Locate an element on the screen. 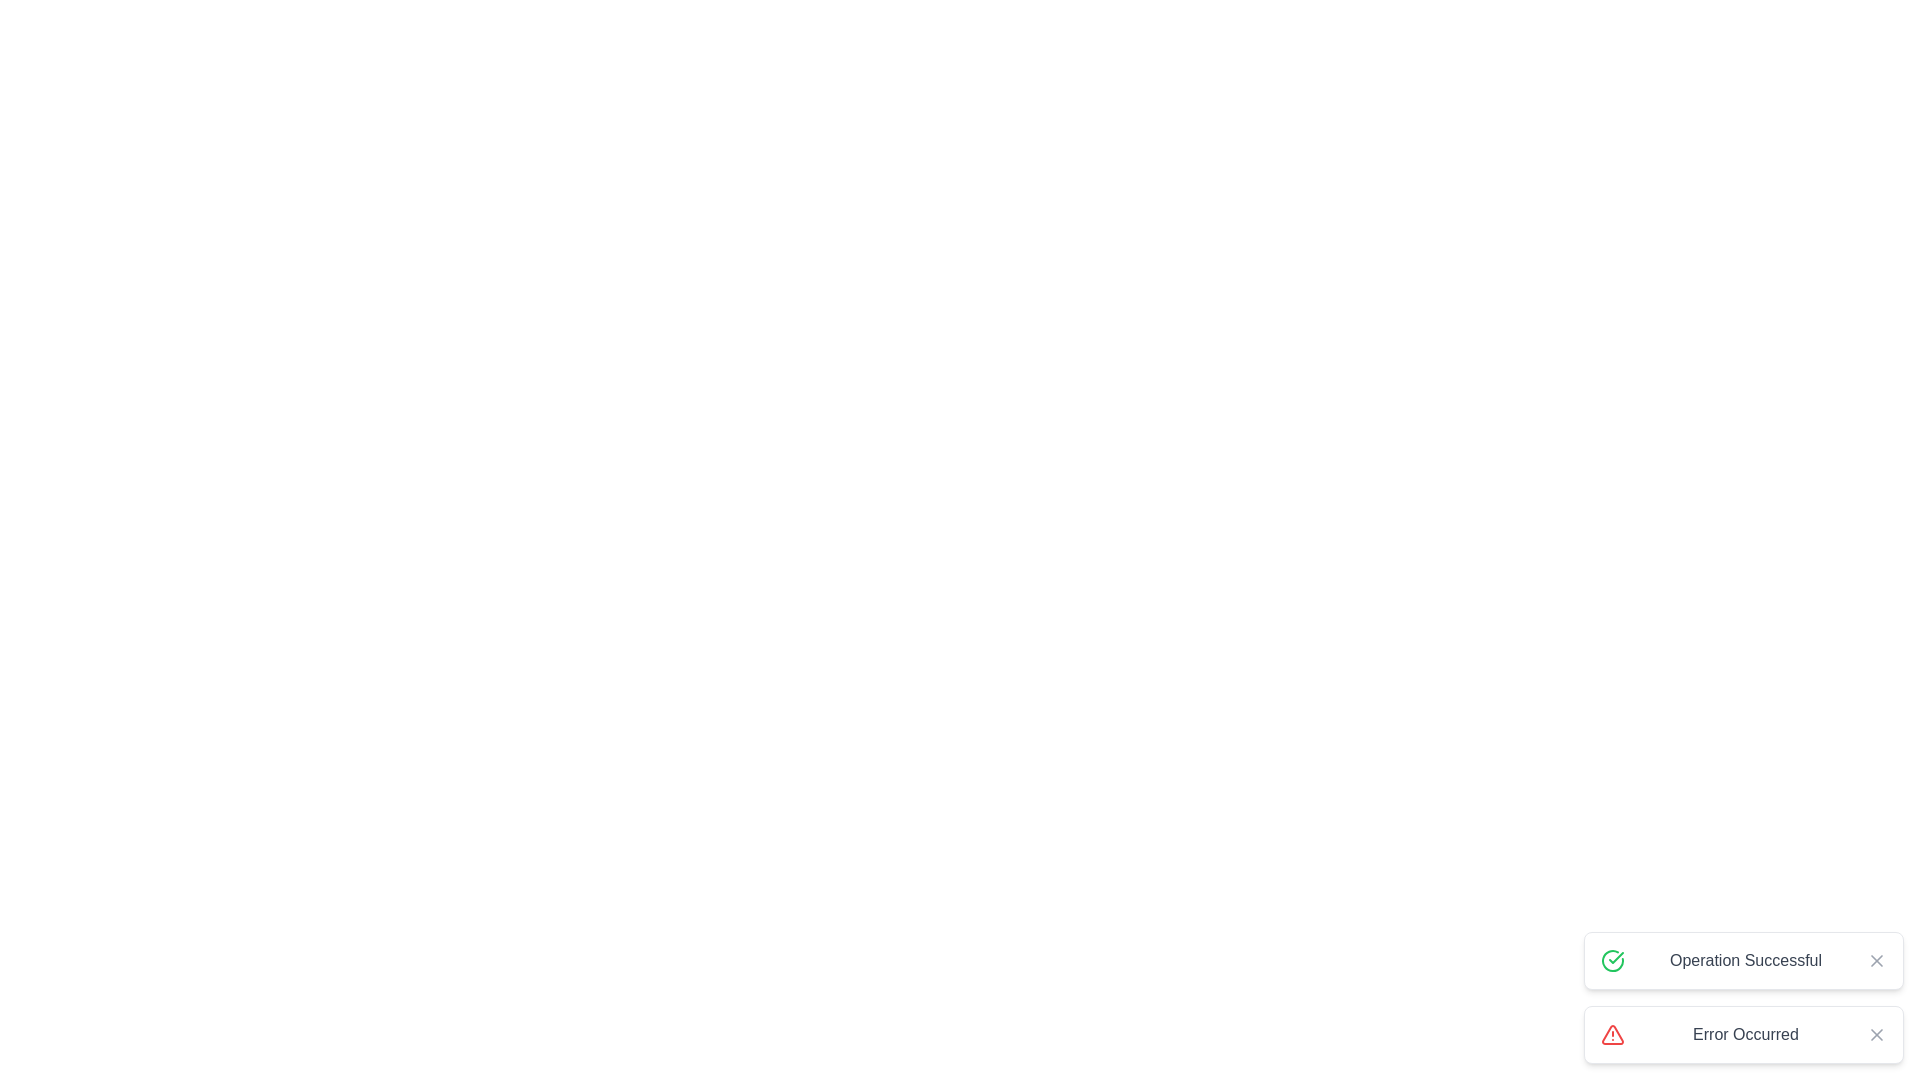 This screenshot has width=1920, height=1080. the error notification icon located within the notification bar at the bottom right of the interface, which indicates an 'Error Occurred' is located at coordinates (1612, 1034).